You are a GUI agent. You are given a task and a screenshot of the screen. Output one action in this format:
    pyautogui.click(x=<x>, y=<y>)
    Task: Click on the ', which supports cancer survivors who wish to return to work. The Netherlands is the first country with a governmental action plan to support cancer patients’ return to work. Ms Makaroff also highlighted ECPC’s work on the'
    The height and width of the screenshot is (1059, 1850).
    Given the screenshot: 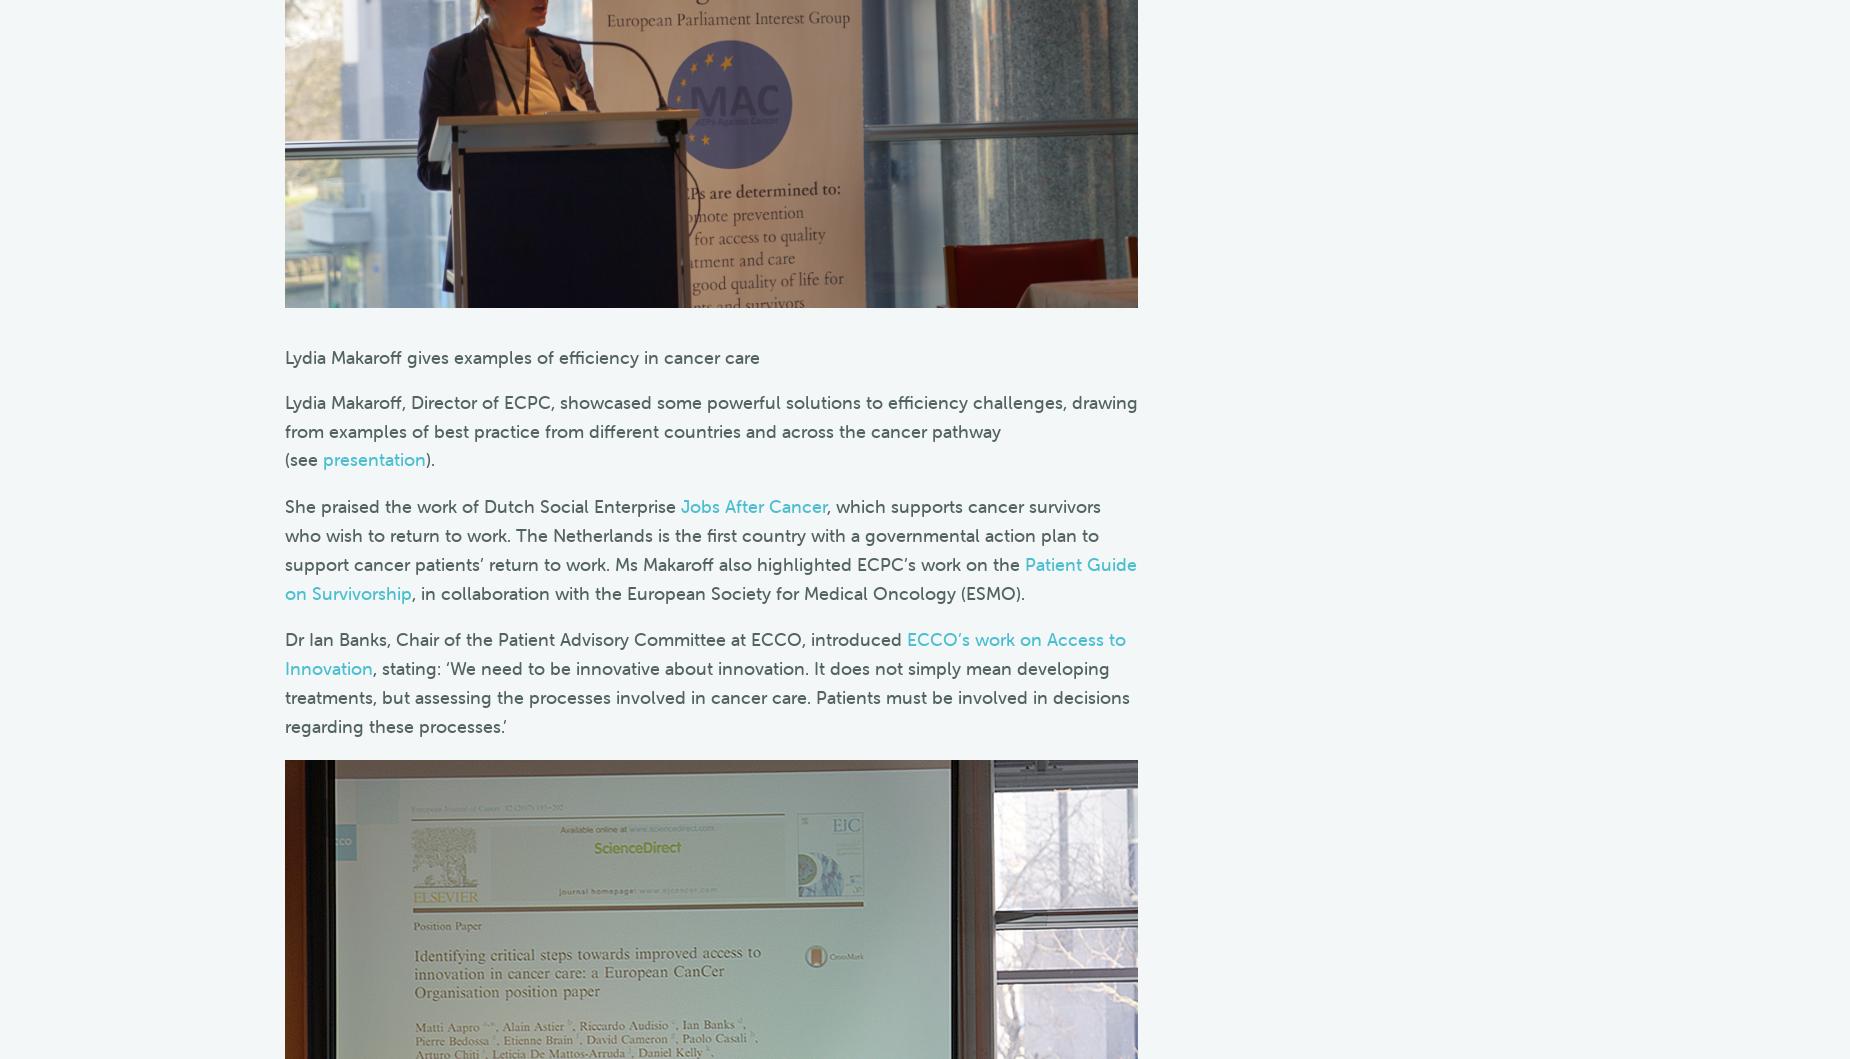 What is the action you would take?
    pyautogui.click(x=692, y=534)
    